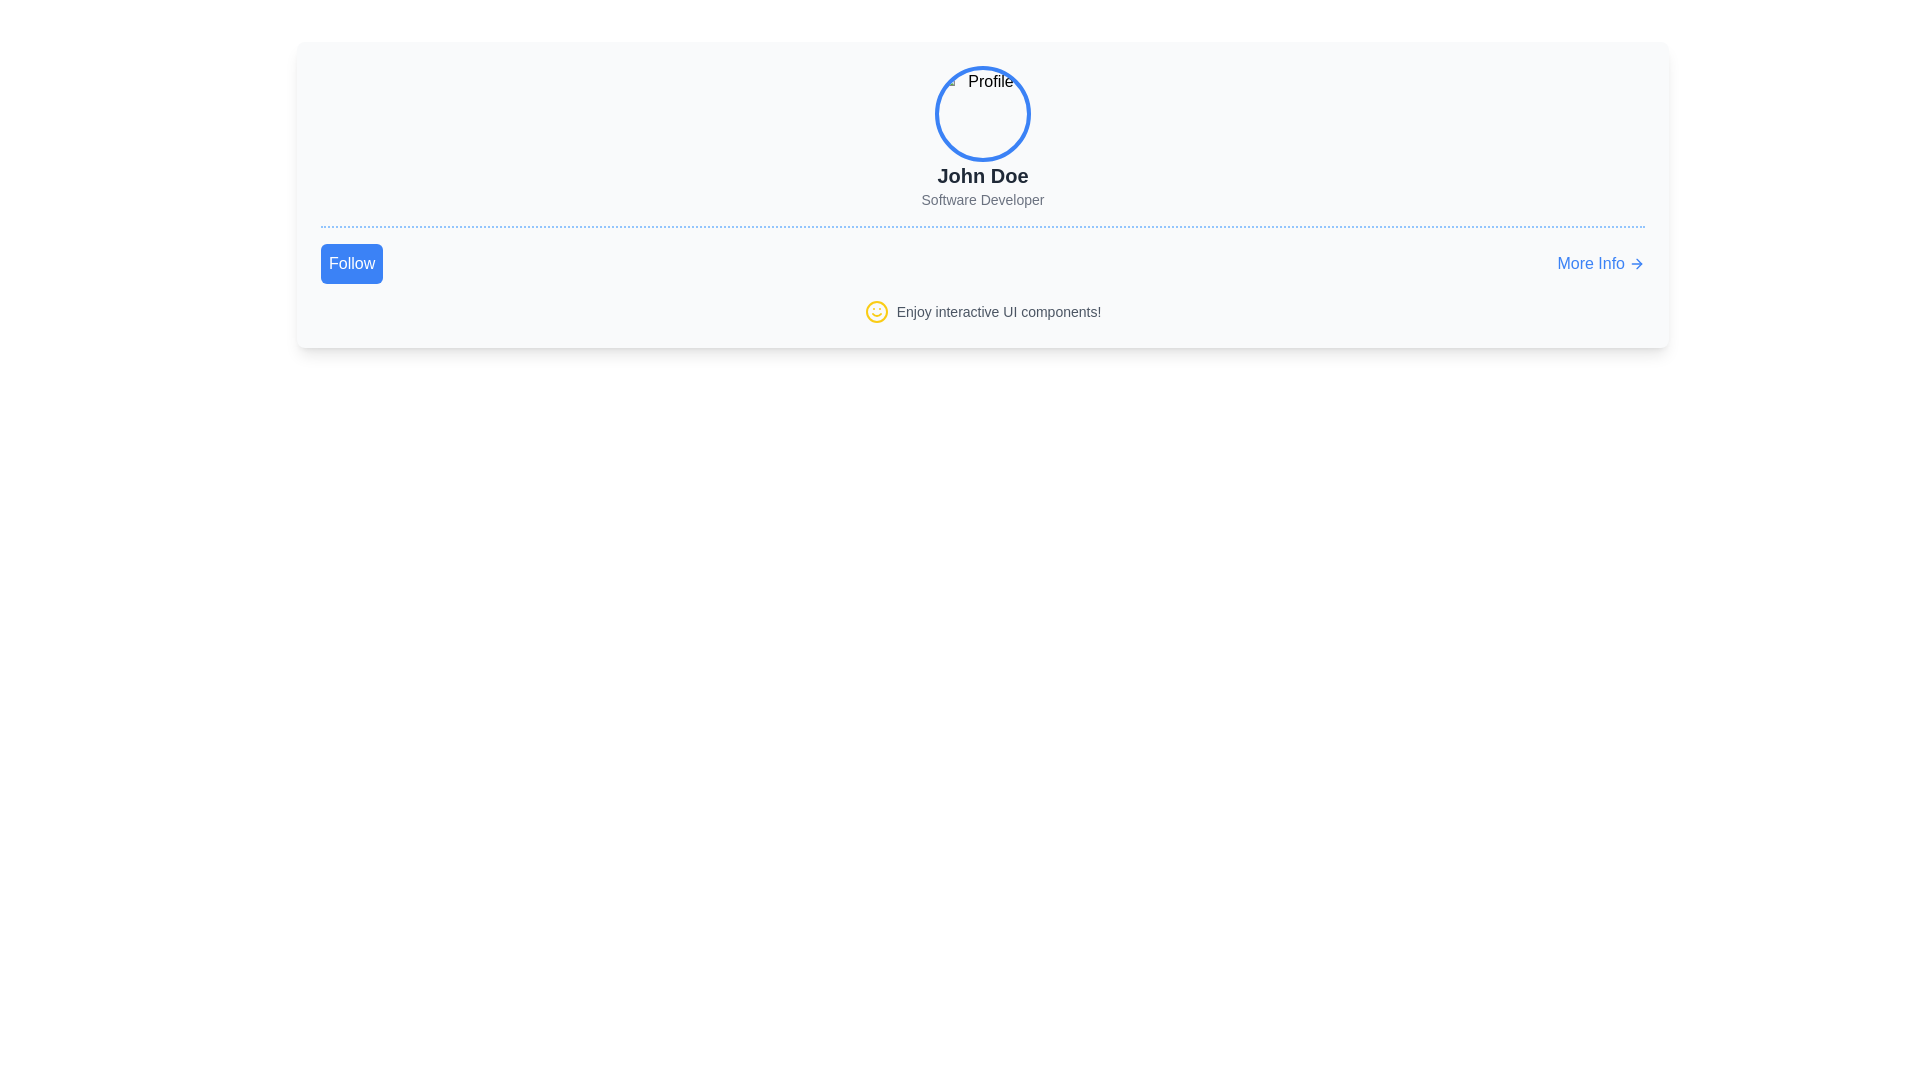 The width and height of the screenshot is (1920, 1080). Describe the element at coordinates (1636, 262) in the screenshot. I see `the forward navigation arrow icon located at the far right end of the 'More Info' label, which is part of the clickable area for additional details` at that location.